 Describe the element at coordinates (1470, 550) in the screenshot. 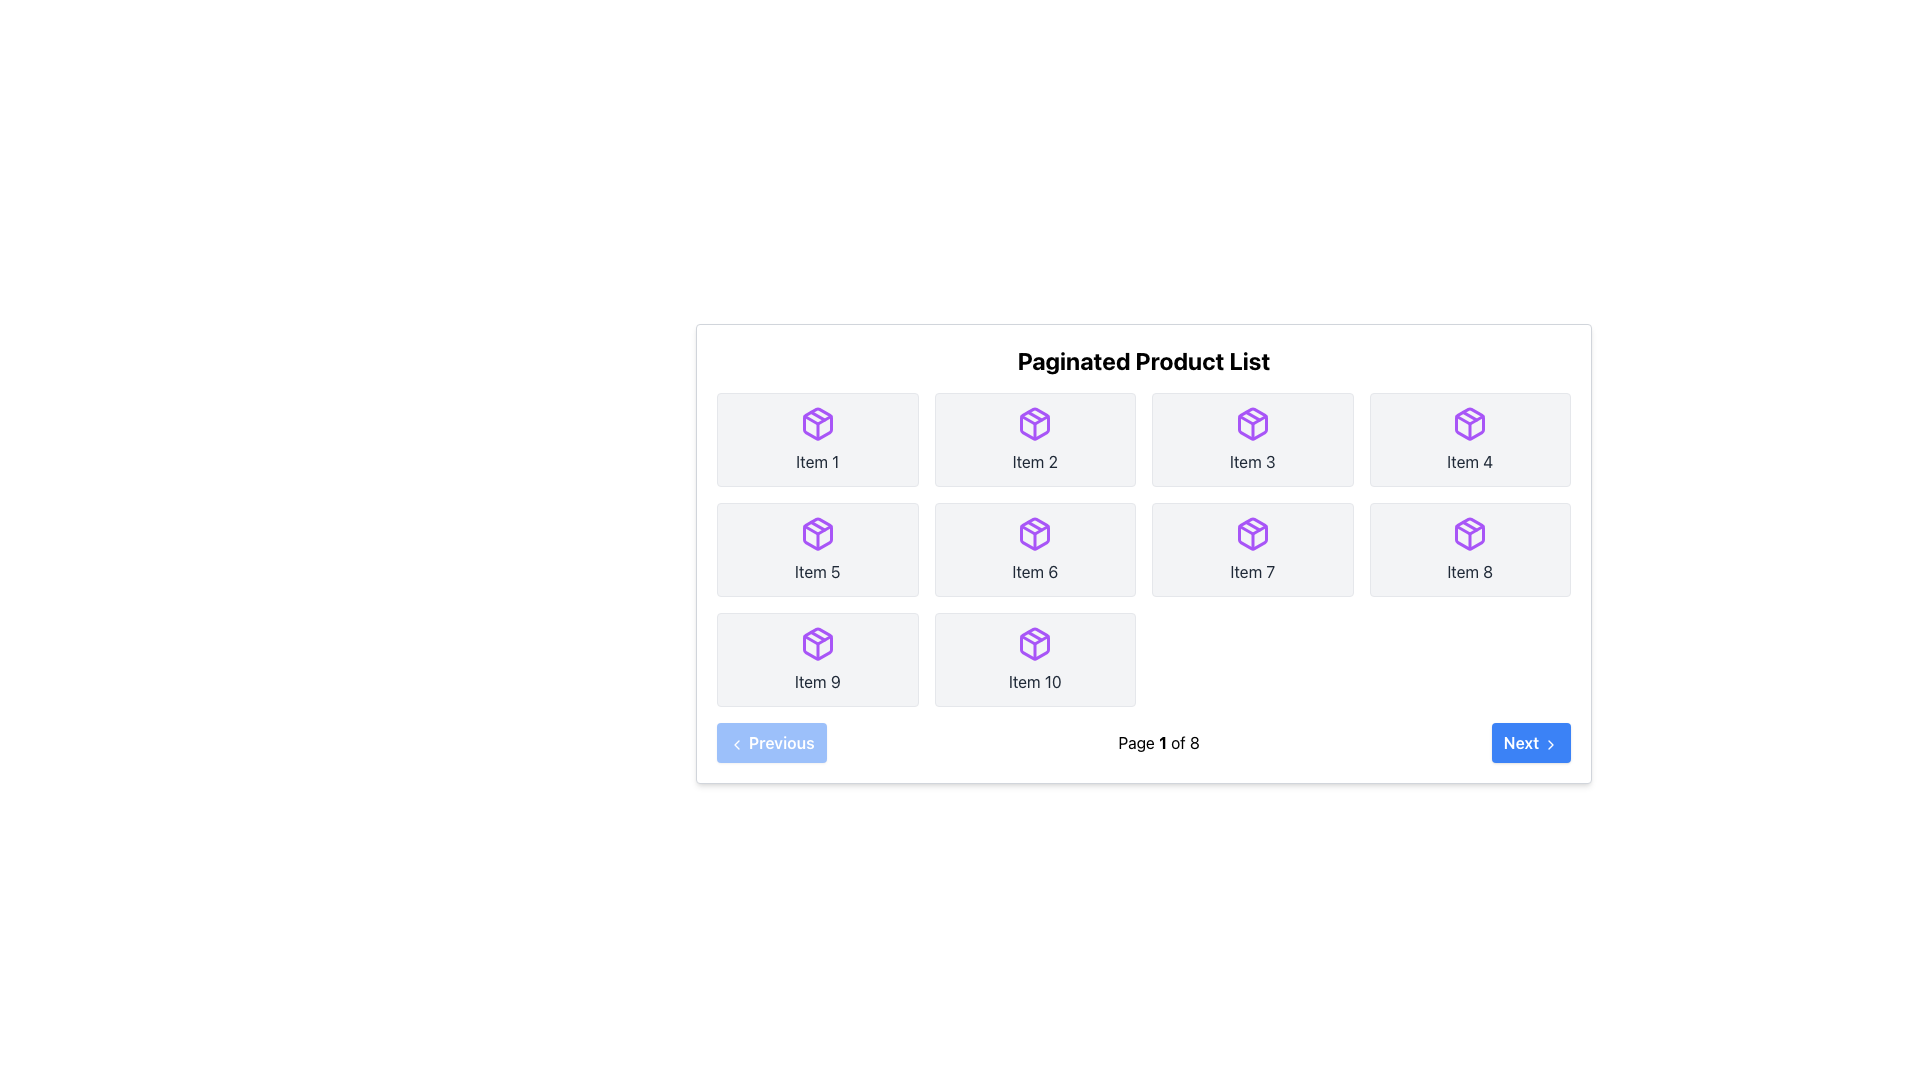

I see `the Card element that displays 'Item 8', which is a rectangular card with rounded corners, a light gray background, and a purple package icon at the top center` at that location.